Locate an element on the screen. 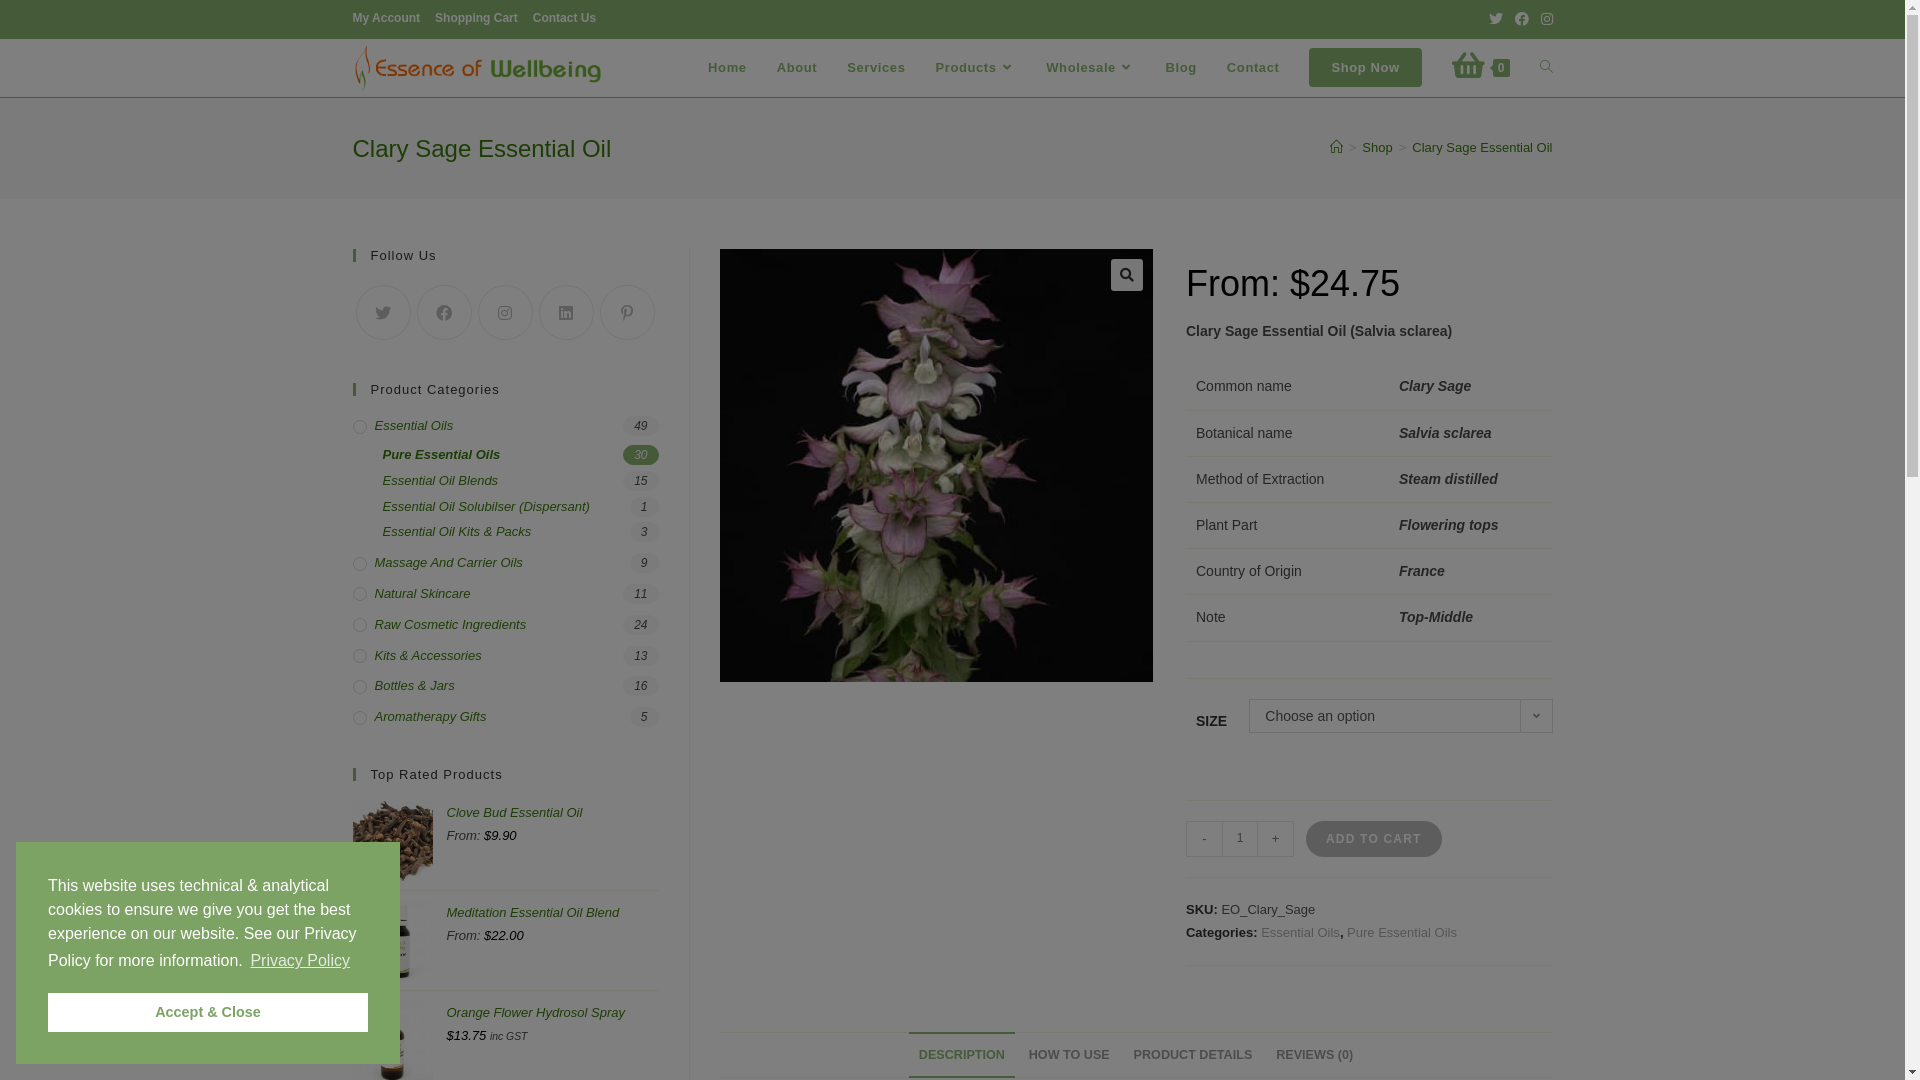  '0' is located at coordinates (1481, 67).